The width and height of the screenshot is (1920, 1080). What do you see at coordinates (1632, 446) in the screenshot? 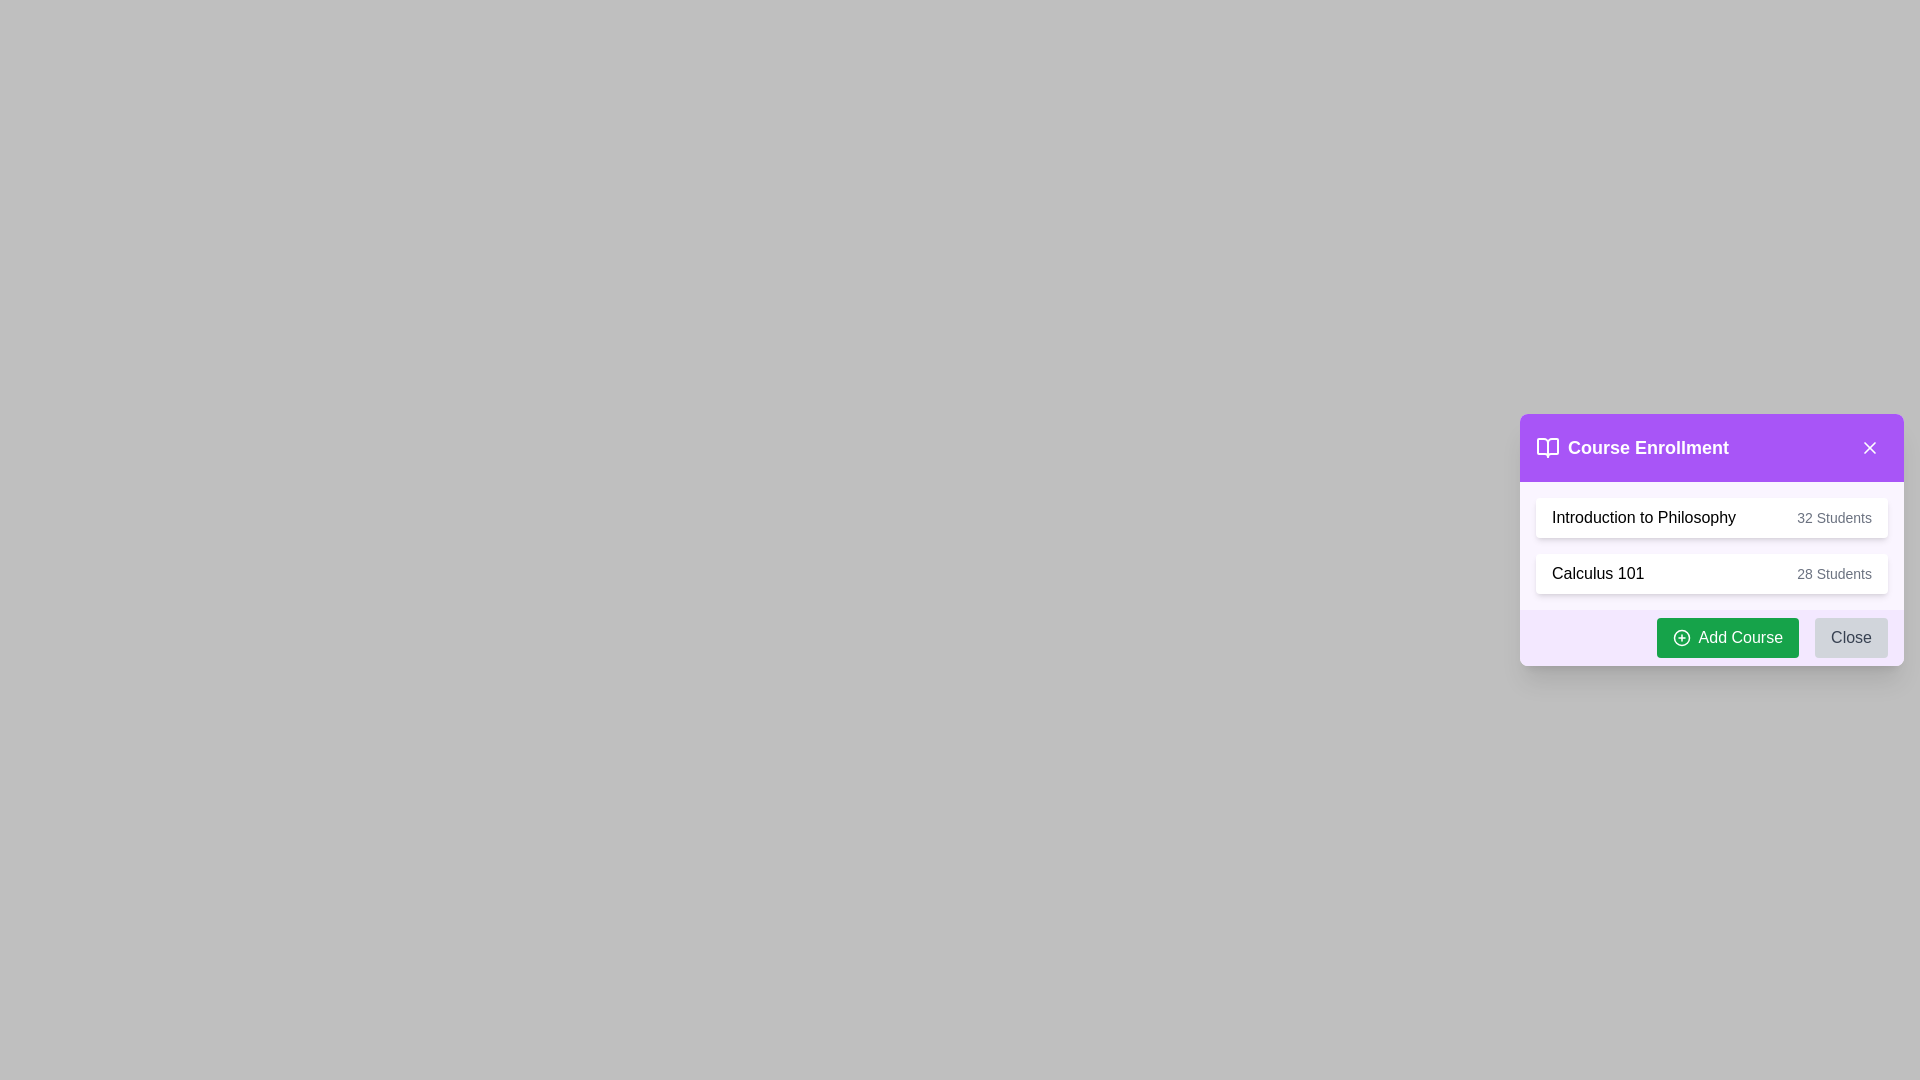
I see `the 'Course Enrollment' text component with an adjacent book icon located in the purple header of the panel` at bounding box center [1632, 446].